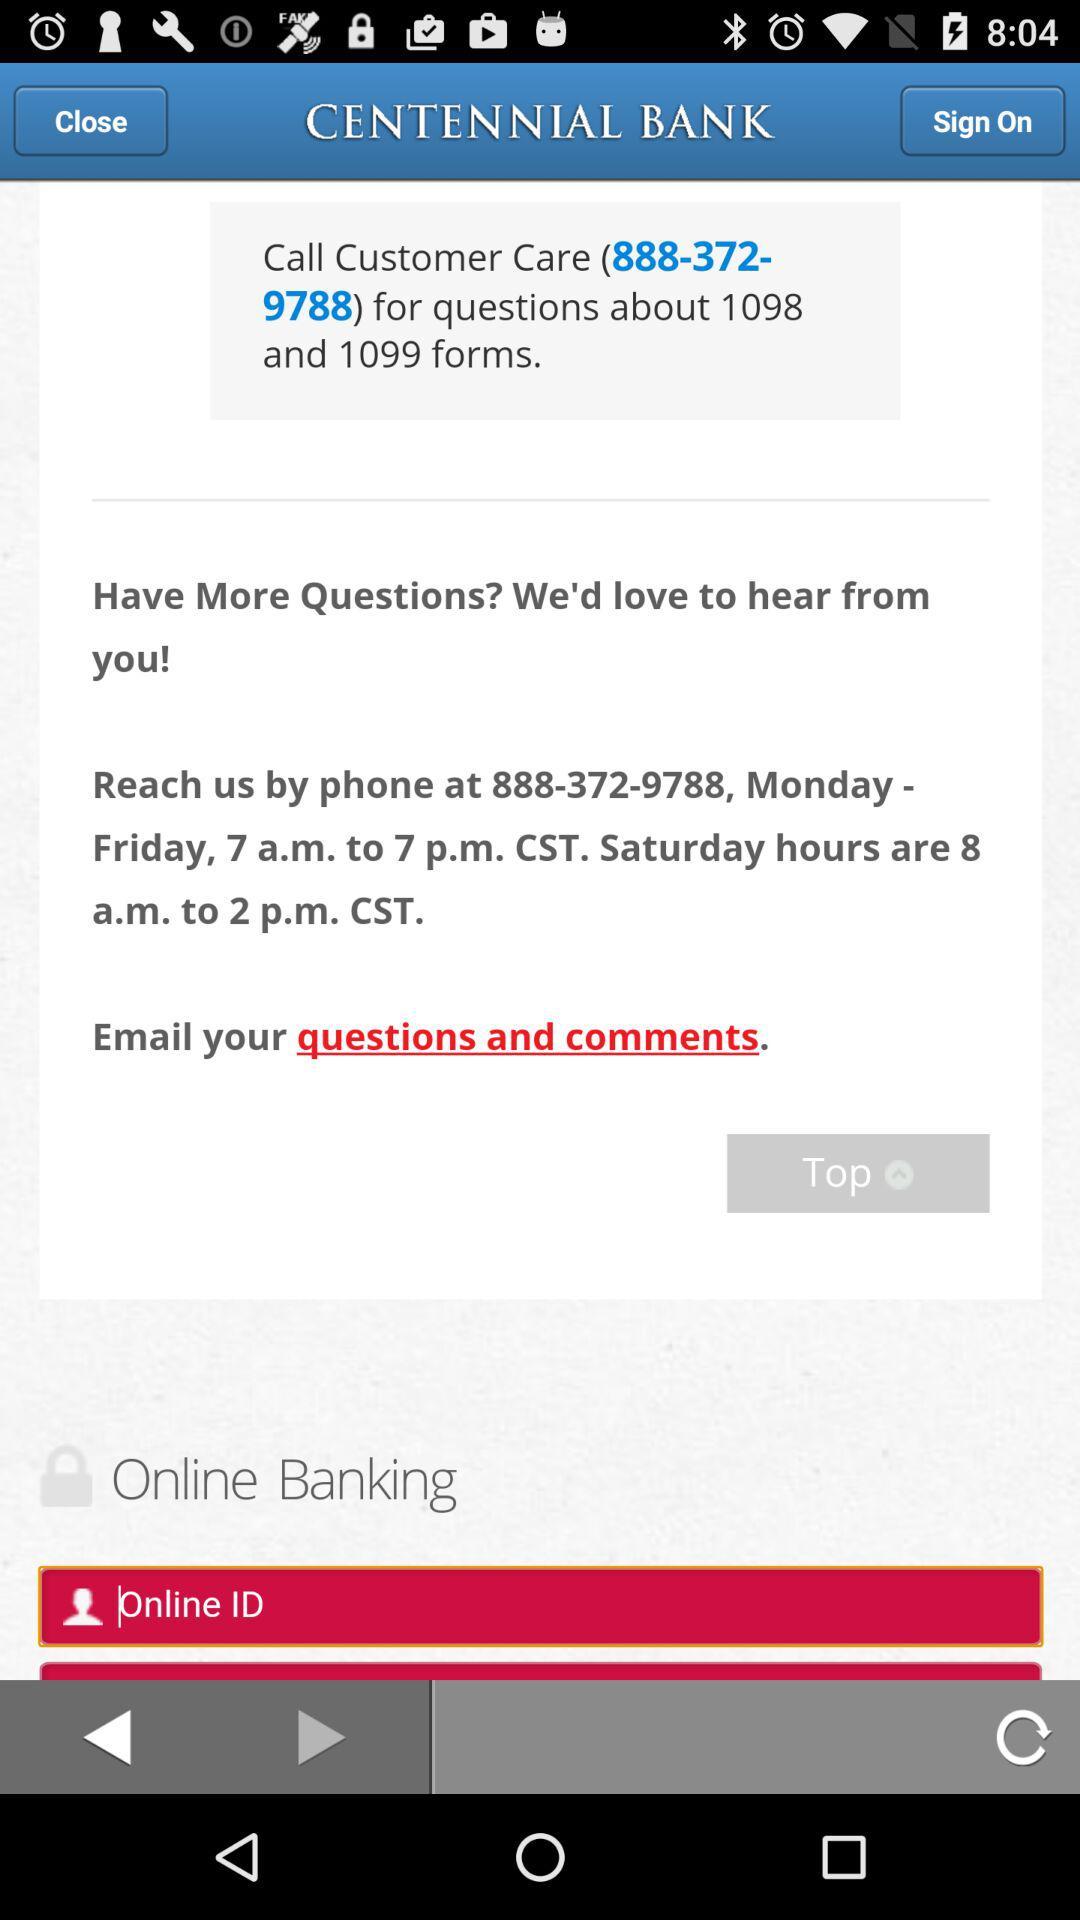 Image resolution: width=1080 pixels, height=1920 pixels. Describe the element at coordinates (107, 1736) in the screenshot. I see `the first button which is below online id` at that location.